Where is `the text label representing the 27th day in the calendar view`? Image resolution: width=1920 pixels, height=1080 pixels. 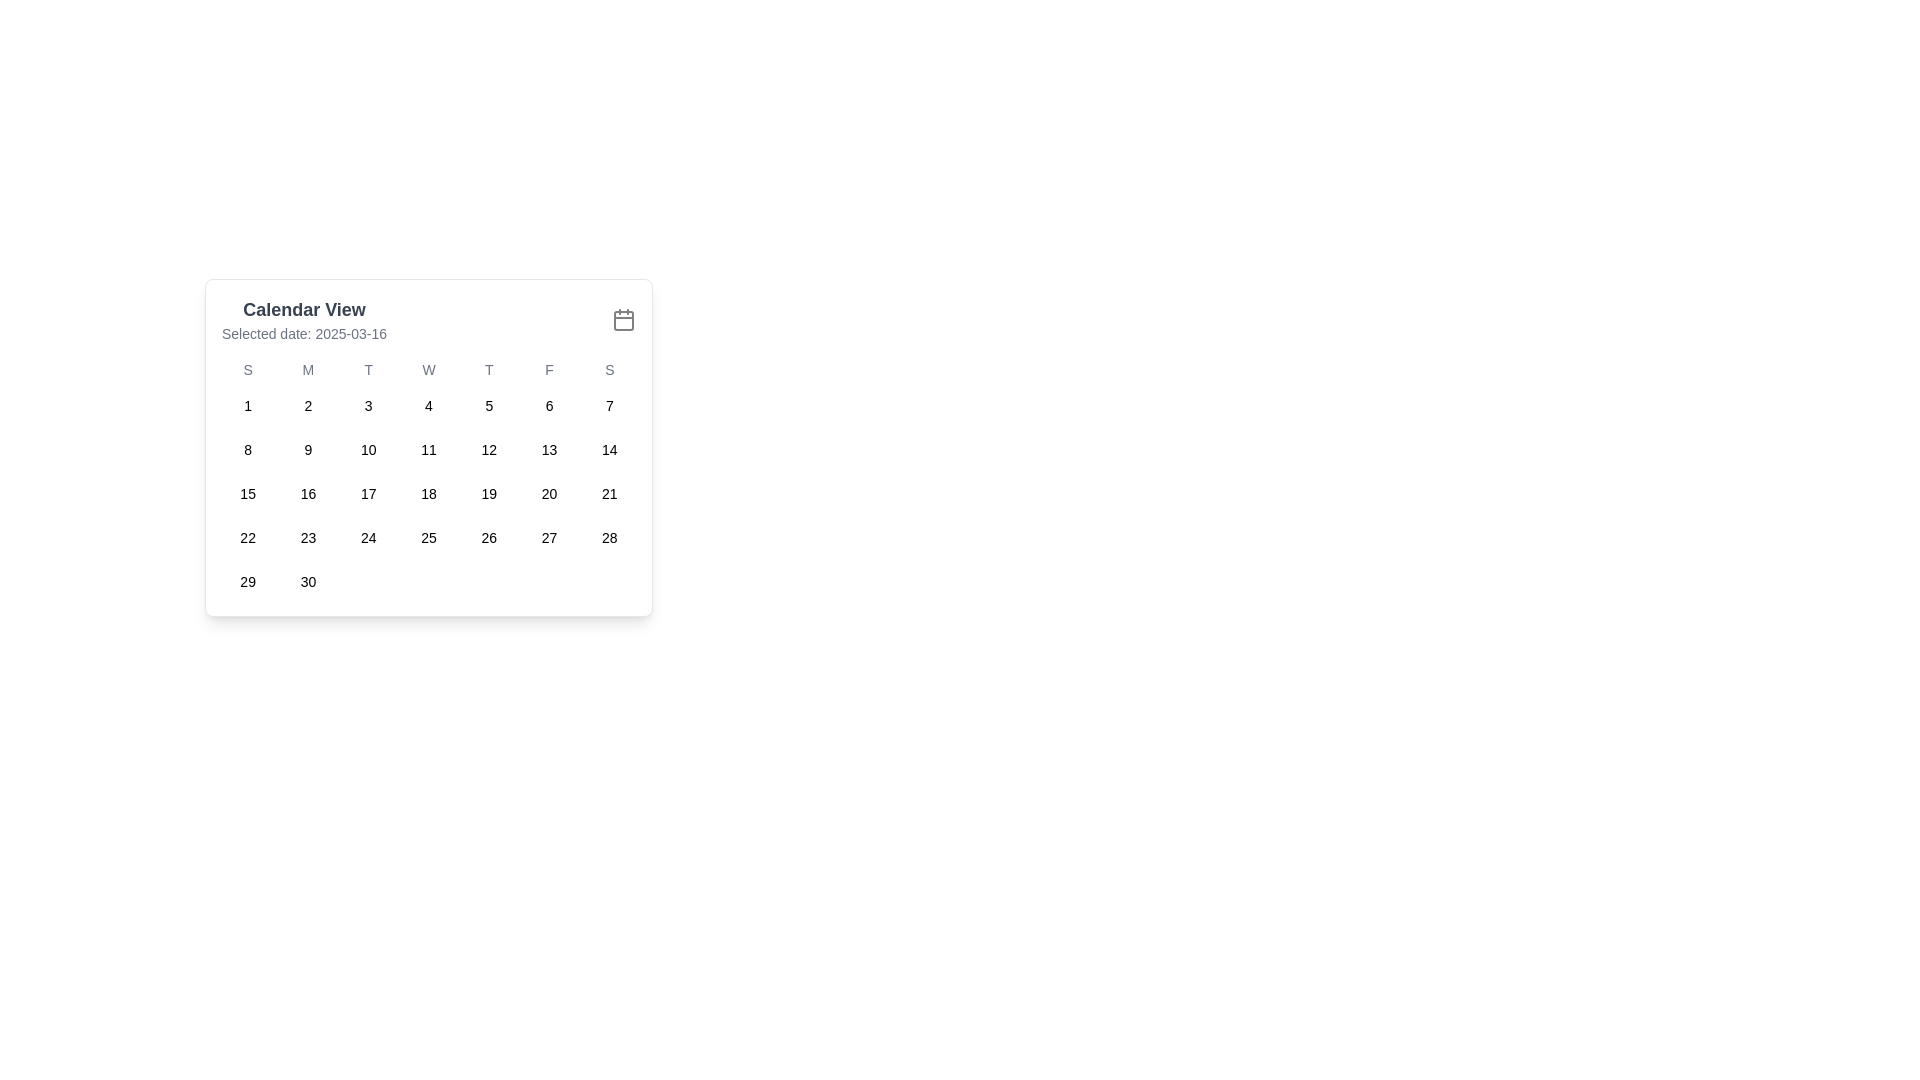 the text label representing the 27th day in the calendar view is located at coordinates (549, 536).